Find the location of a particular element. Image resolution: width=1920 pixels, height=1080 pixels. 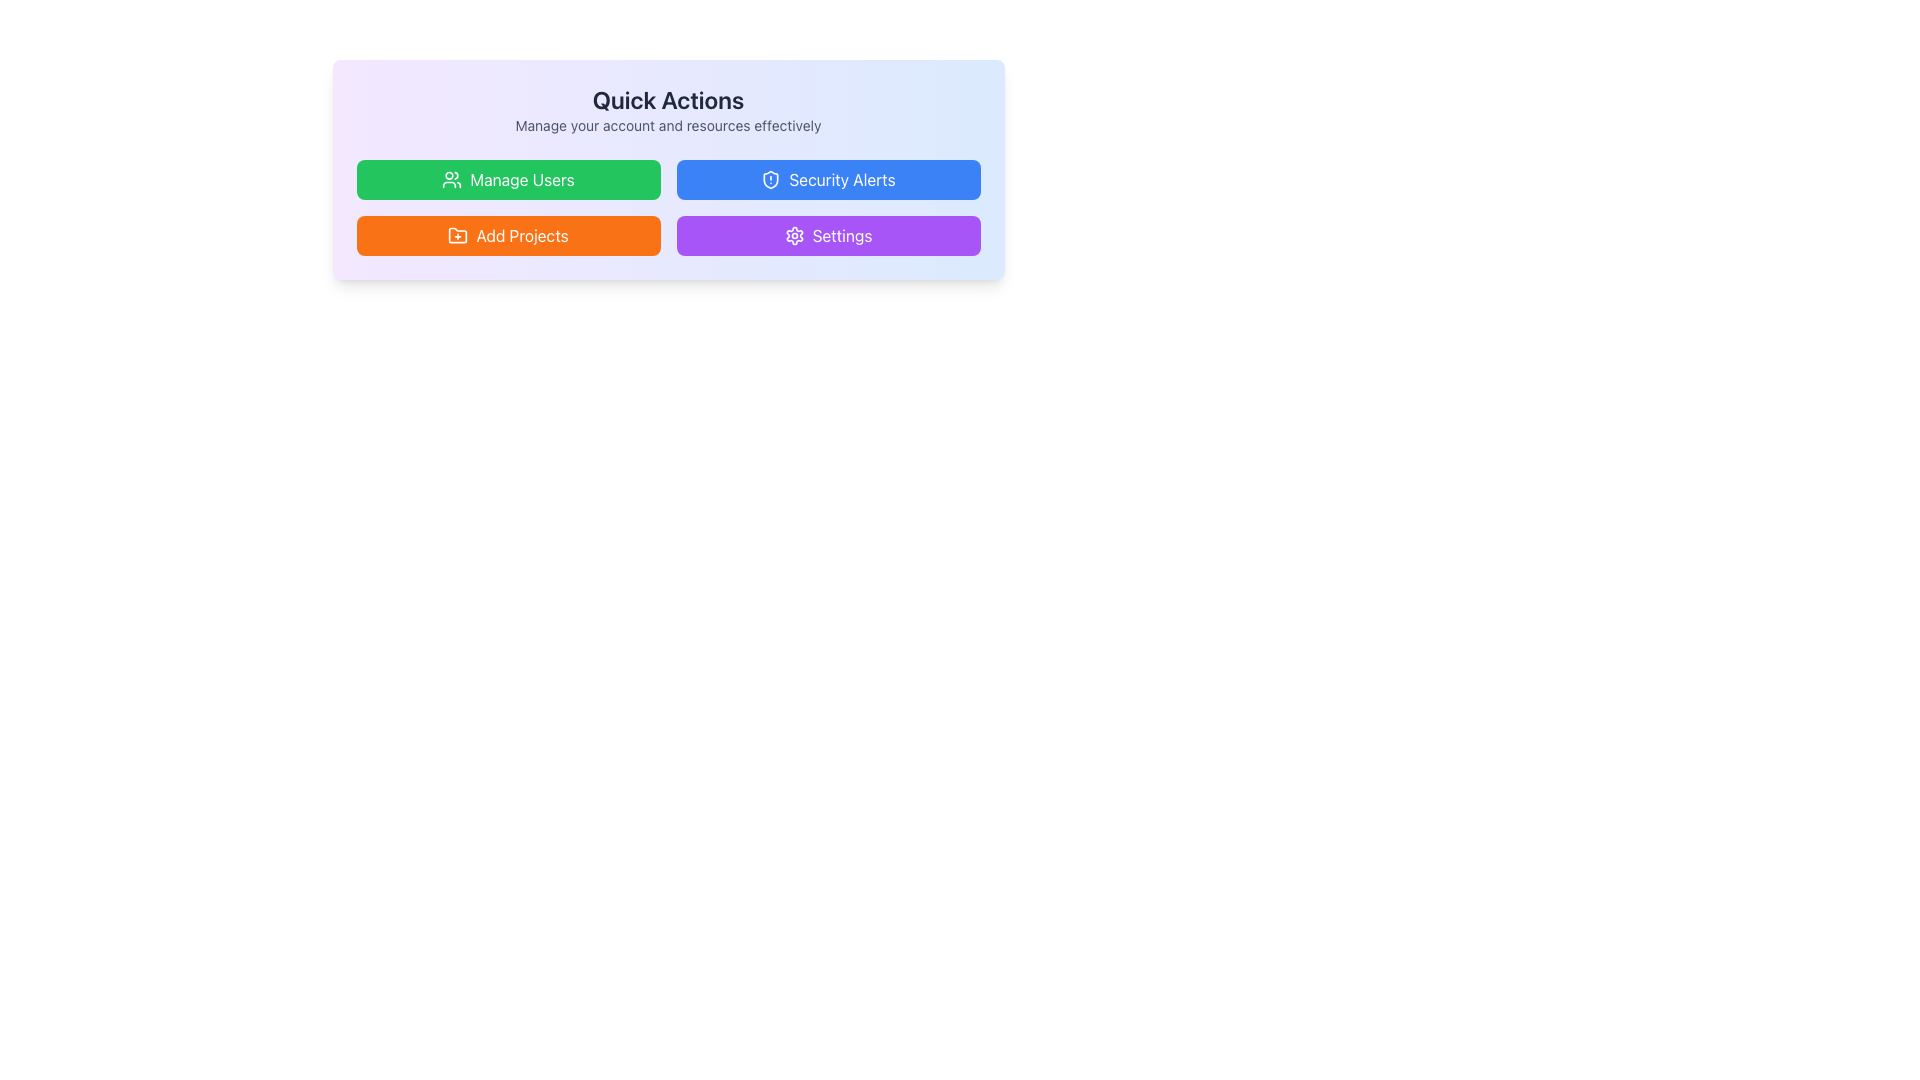

the group of individuals icon located to the left of the 'Manage Users' button text is located at coordinates (451, 180).